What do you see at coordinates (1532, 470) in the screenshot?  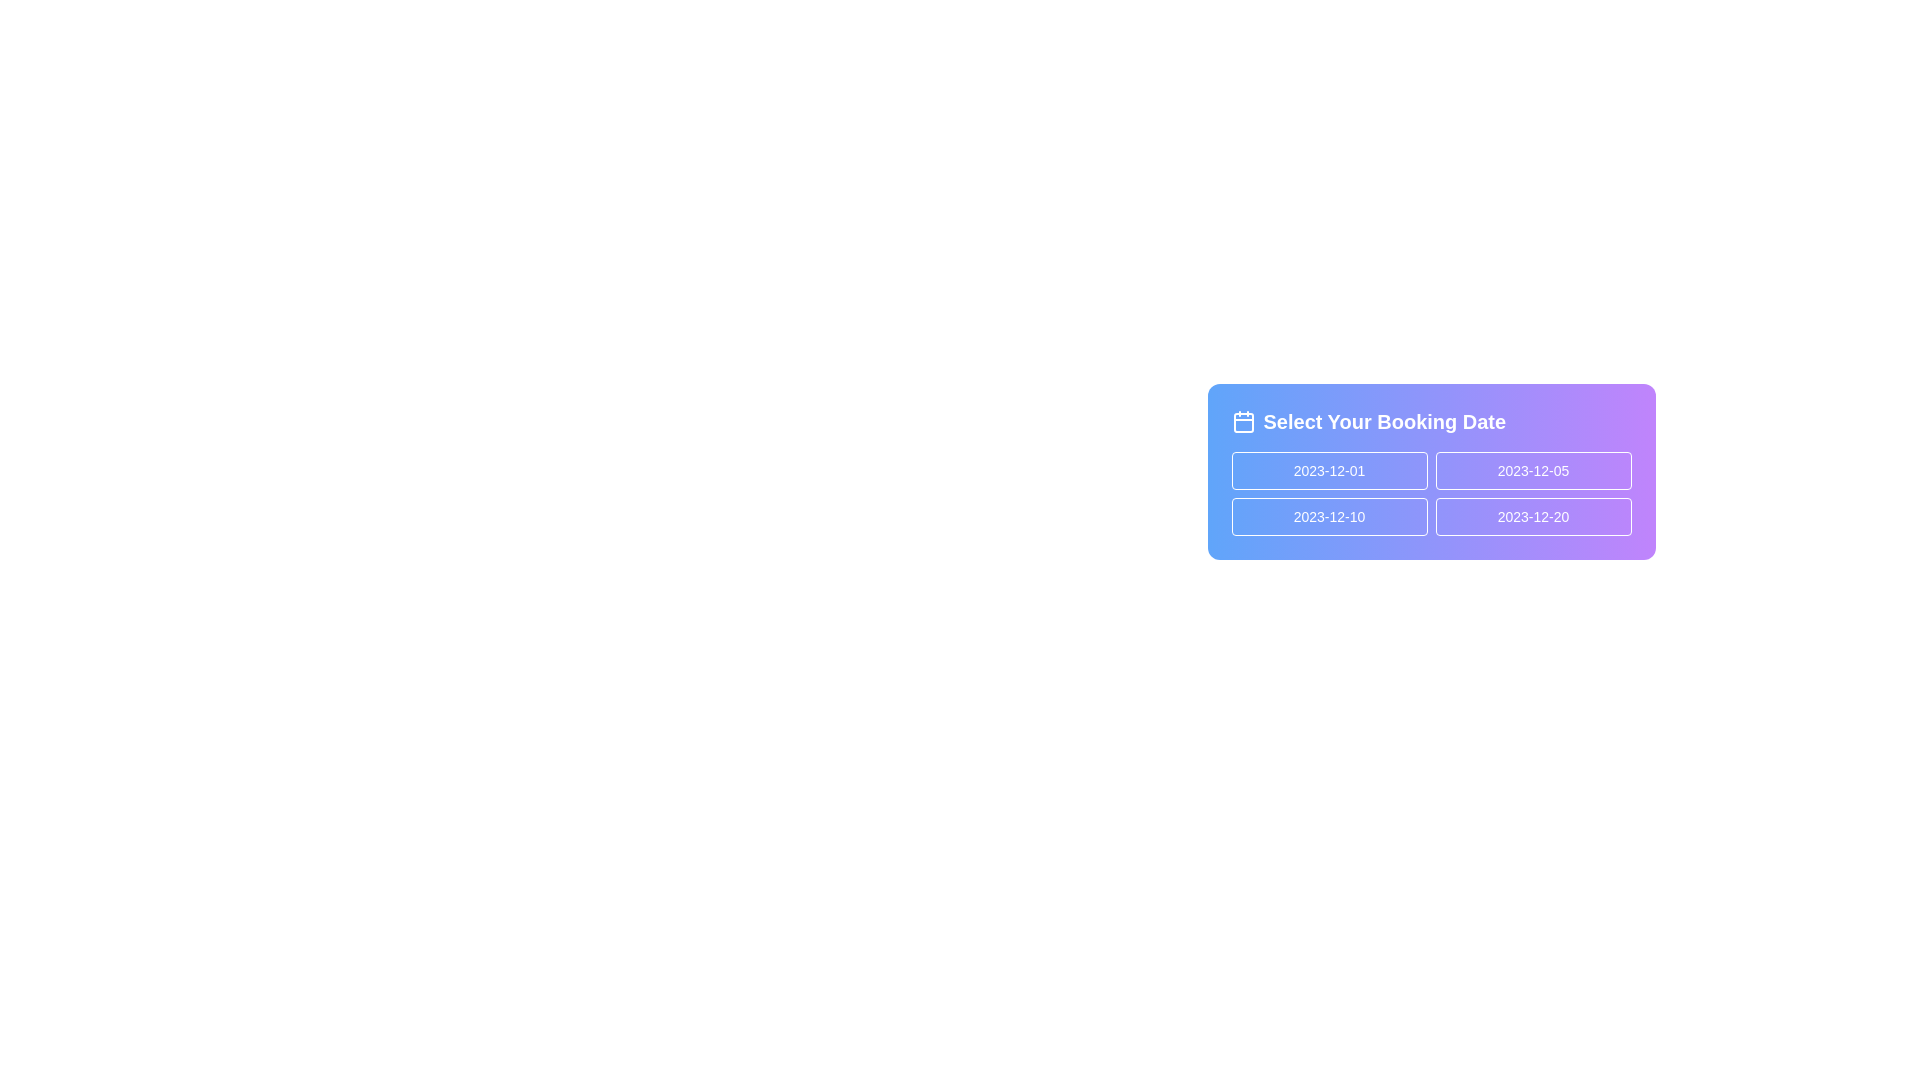 I see `the button used to select the date '2023-12-05'` at bounding box center [1532, 470].